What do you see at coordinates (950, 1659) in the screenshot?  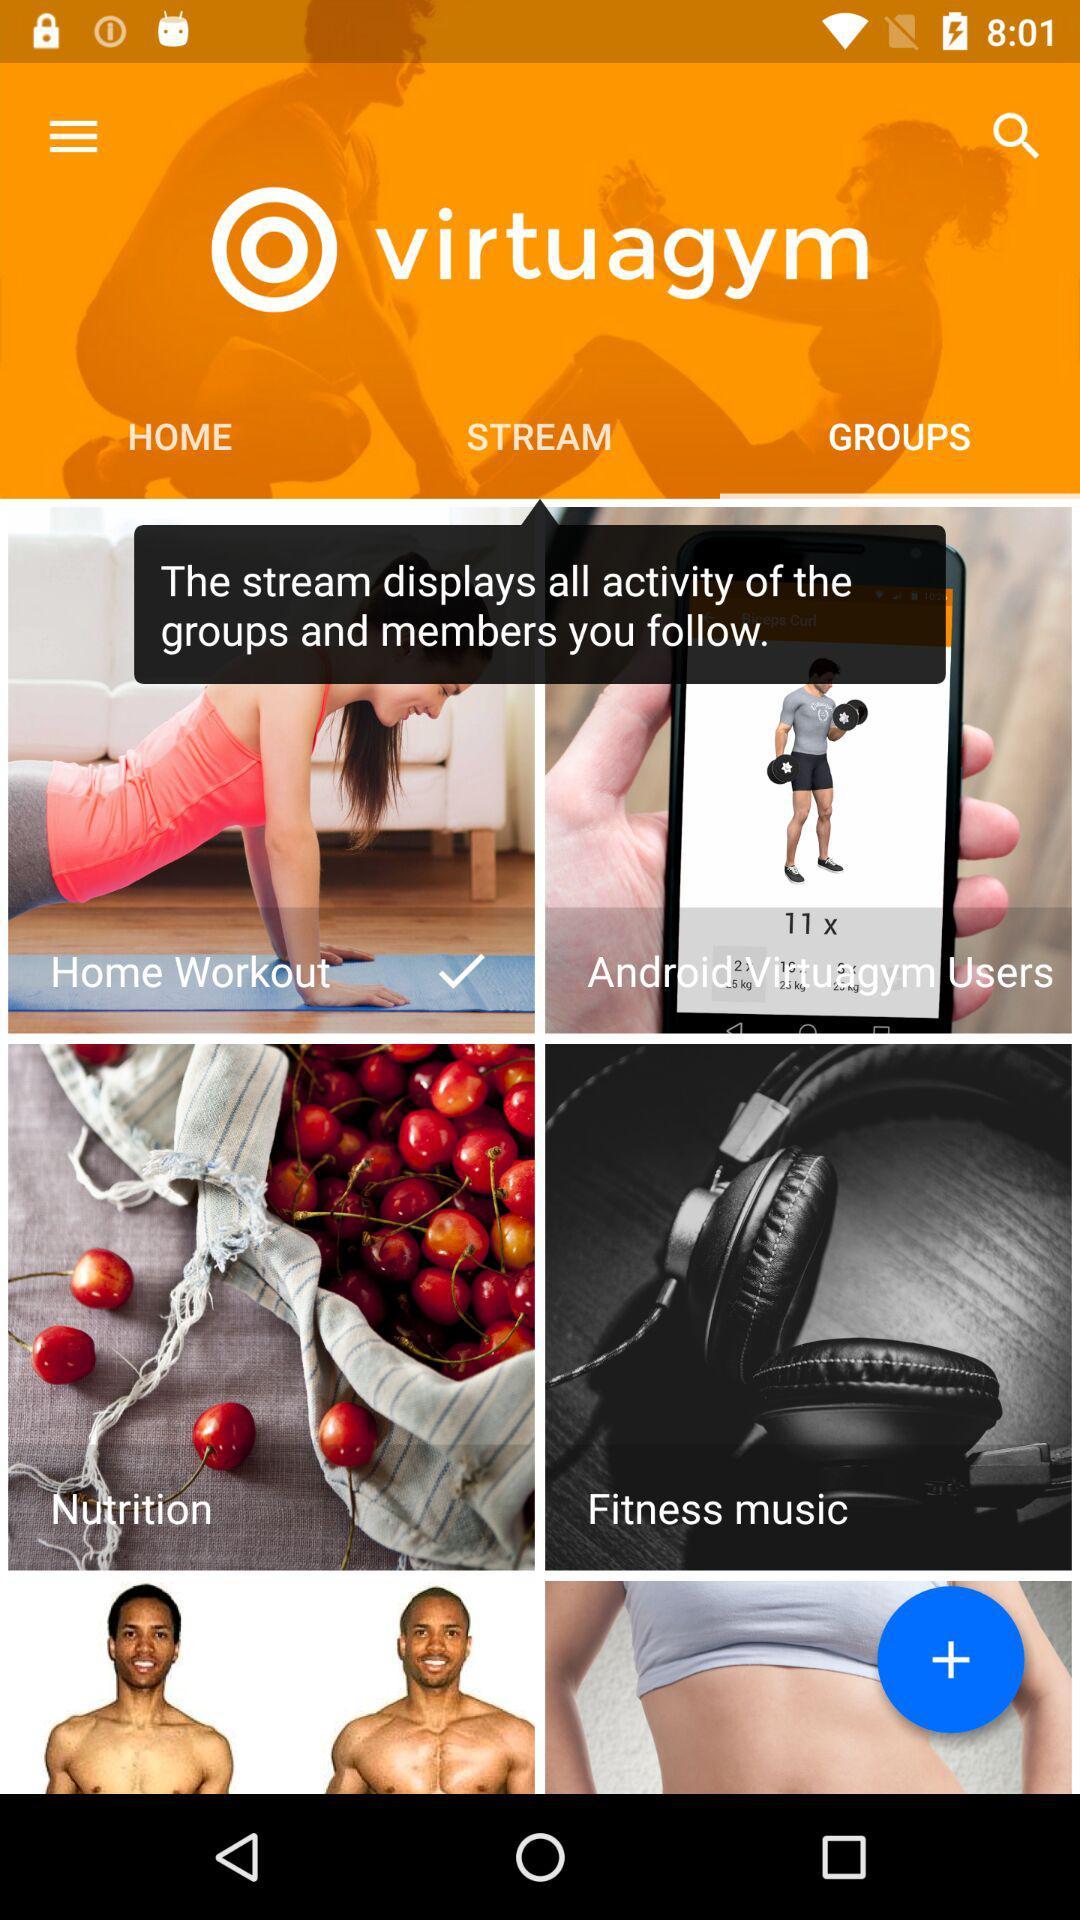 I see `adds a new group for organization` at bounding box center [950, 1659].